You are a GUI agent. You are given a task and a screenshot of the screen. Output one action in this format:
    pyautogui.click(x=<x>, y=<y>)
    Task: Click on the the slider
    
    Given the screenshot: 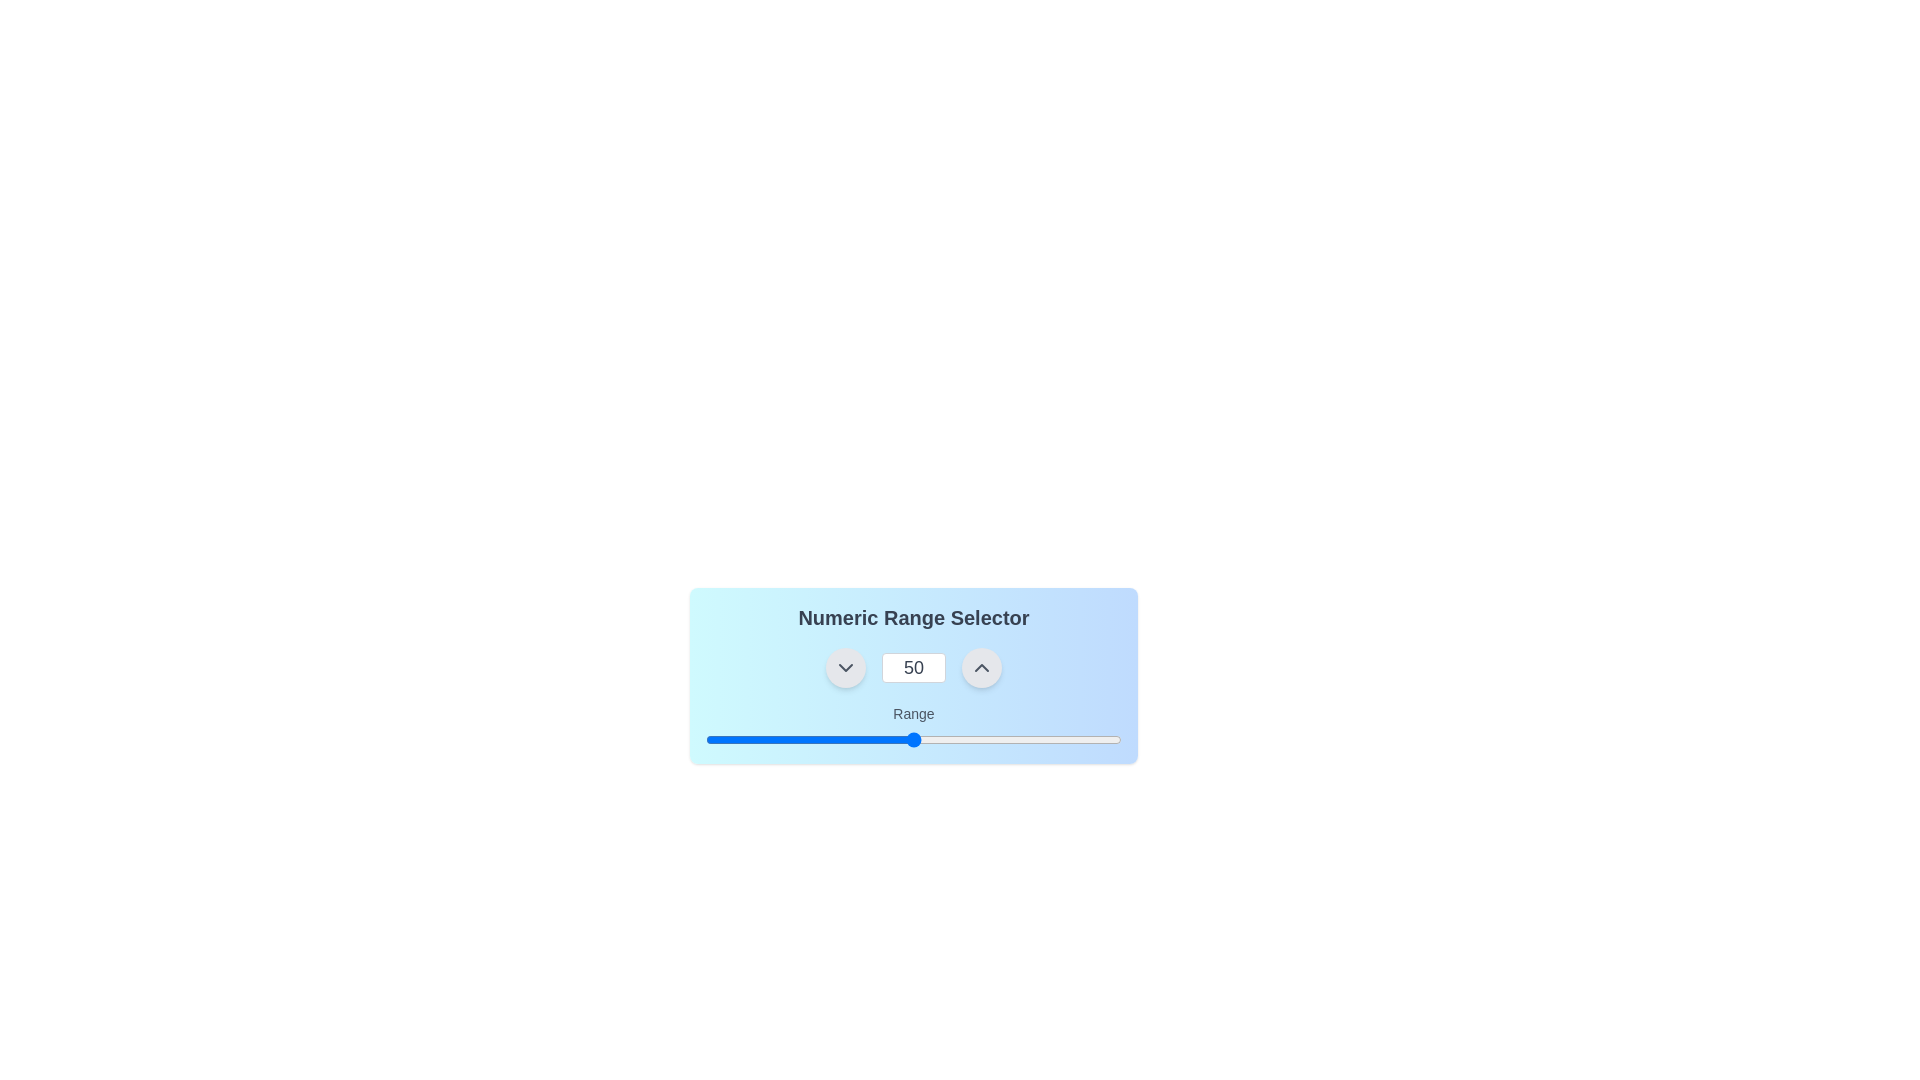 What is the action you would take?
    pyautogui.click(x=937, y=740)
    